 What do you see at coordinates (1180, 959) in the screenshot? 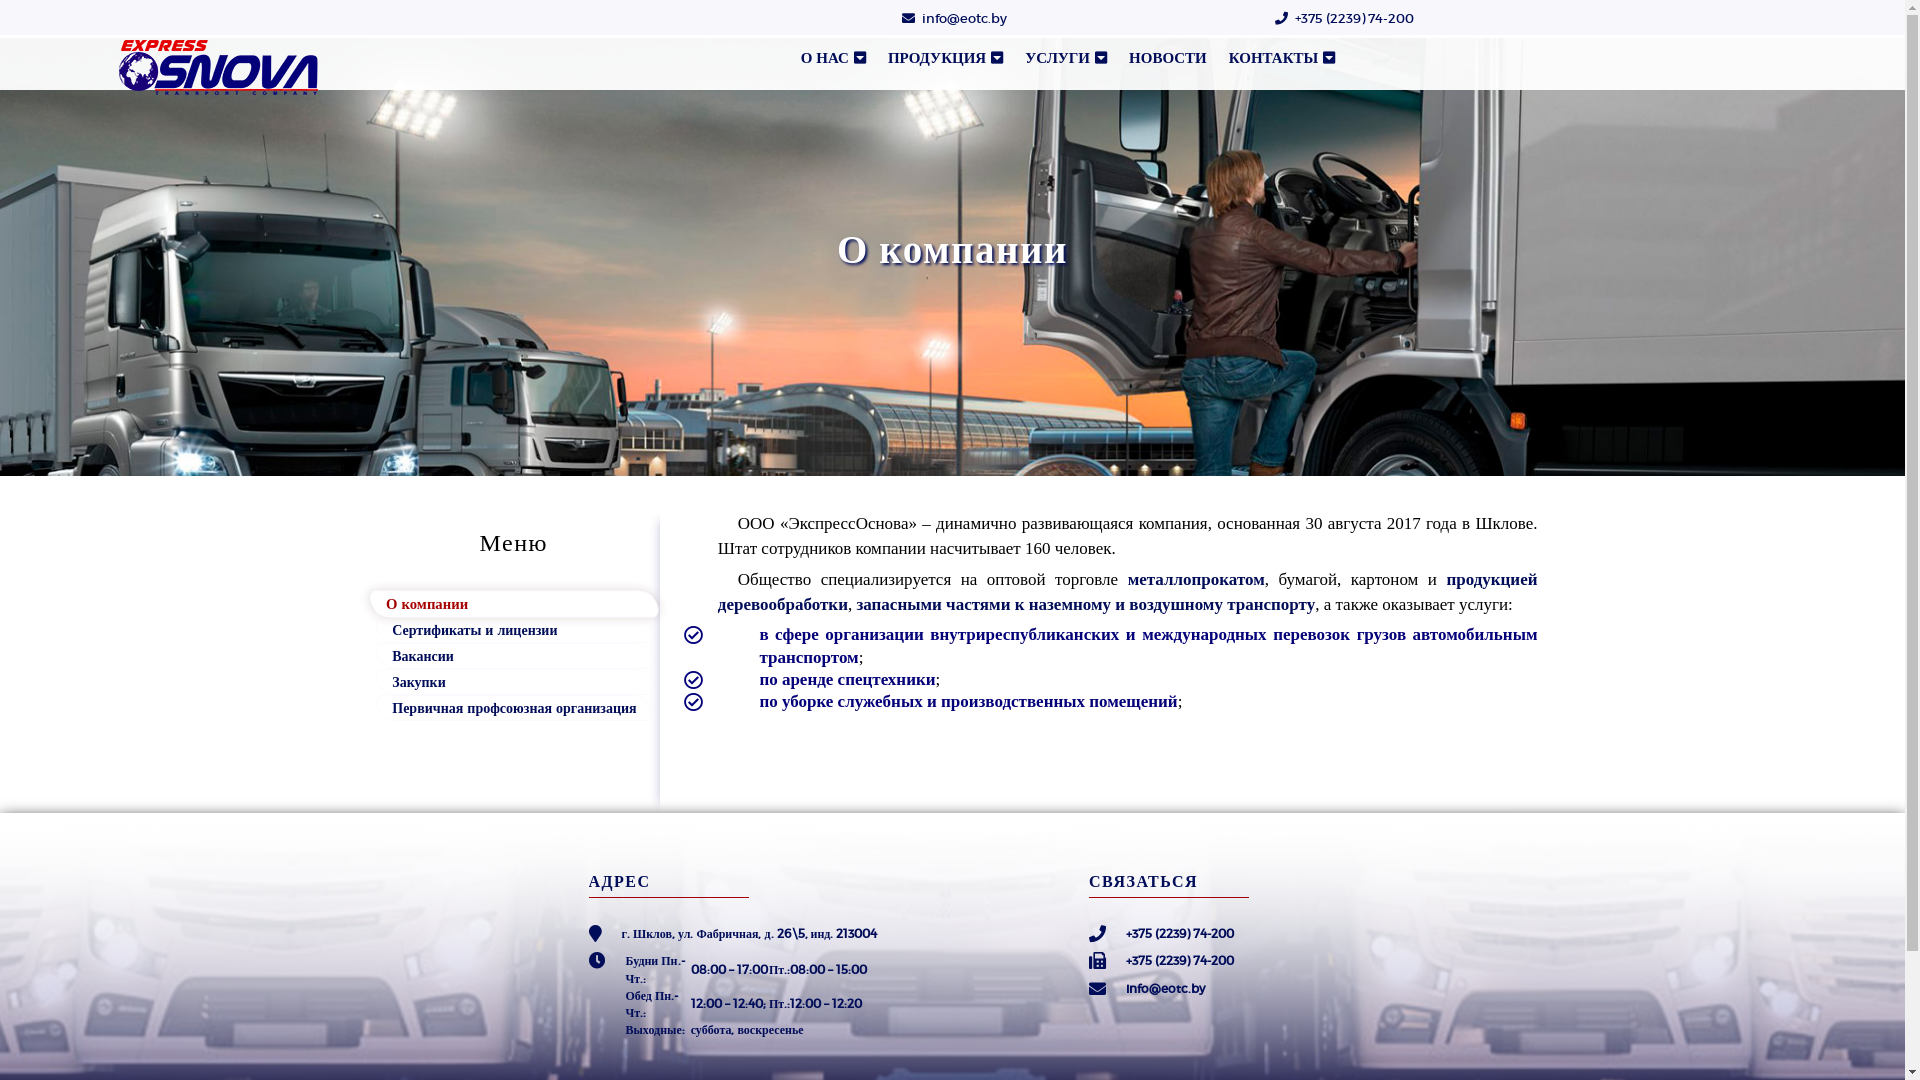
I see `'+375 (2239) 74-200'` at bounding box center [1180, 959].